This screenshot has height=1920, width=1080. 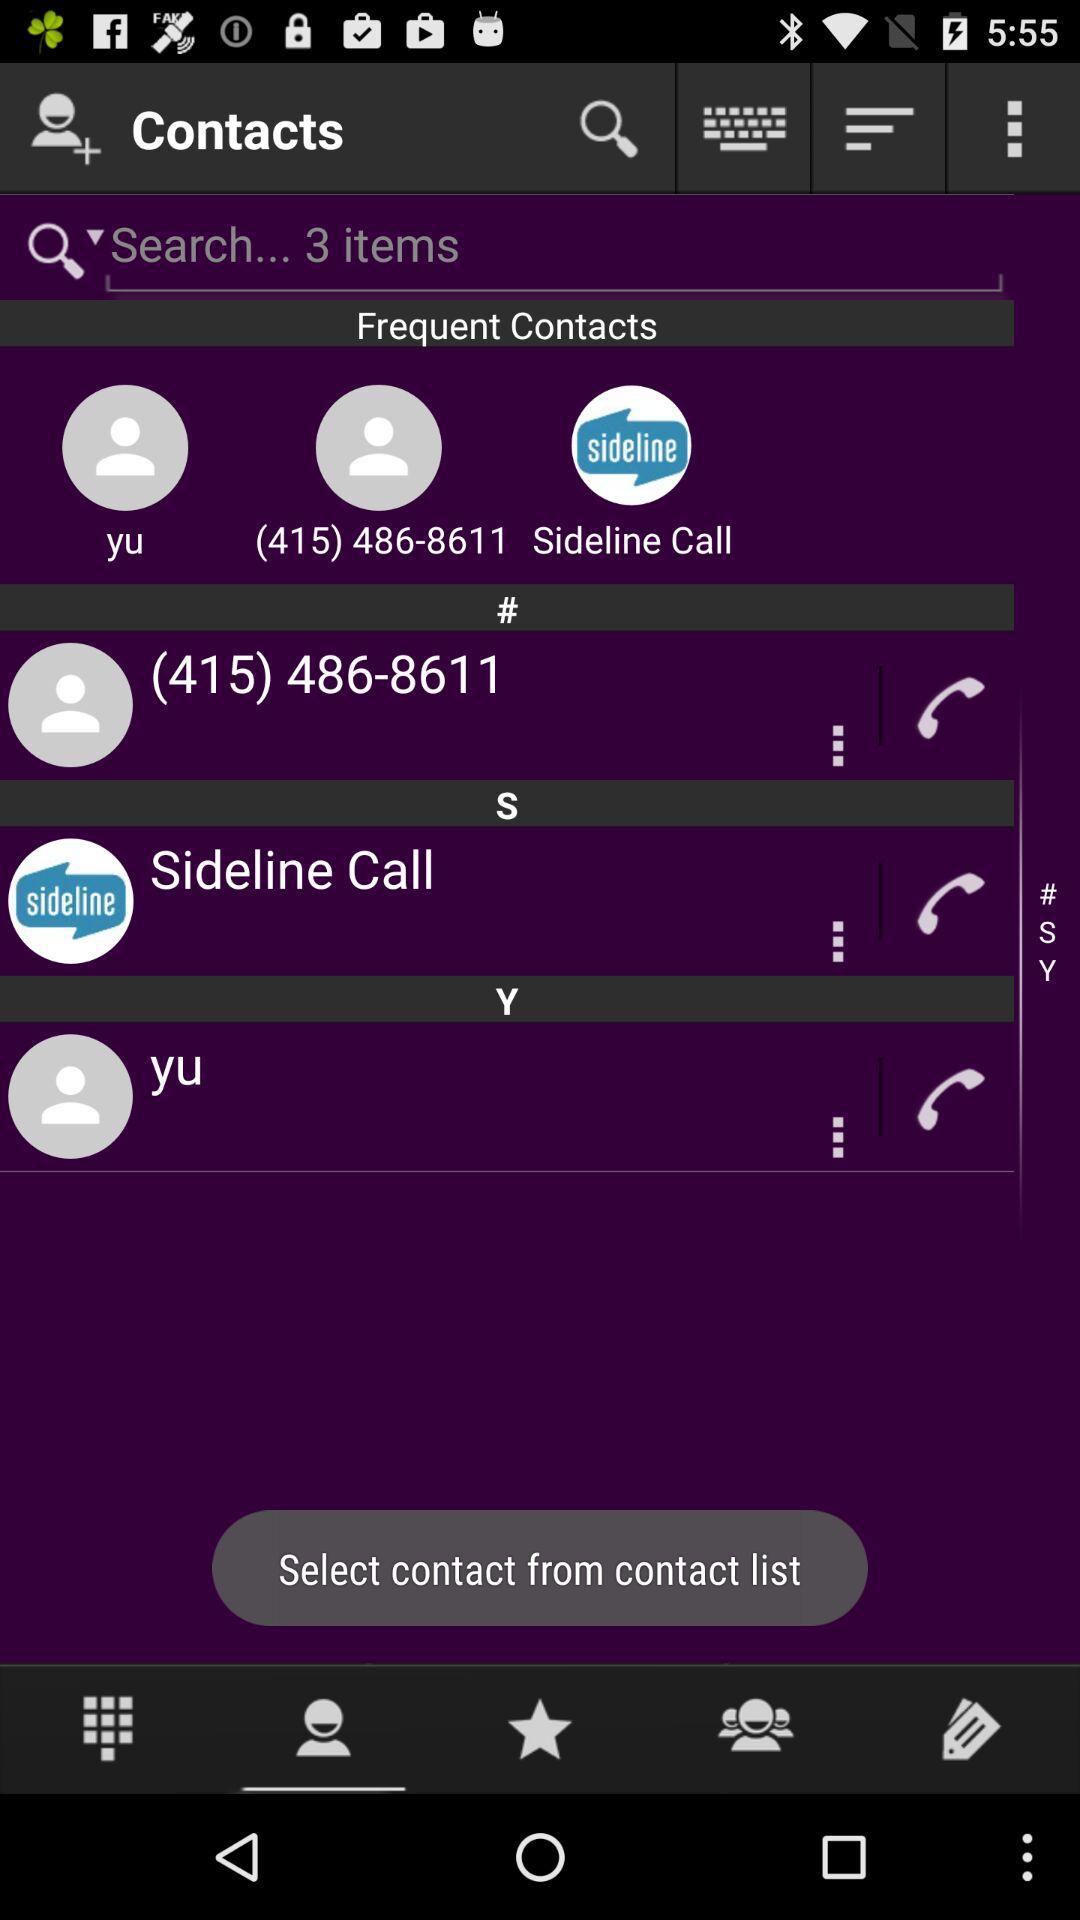 I want to click on the star icon, so click(x=540, y=1848).